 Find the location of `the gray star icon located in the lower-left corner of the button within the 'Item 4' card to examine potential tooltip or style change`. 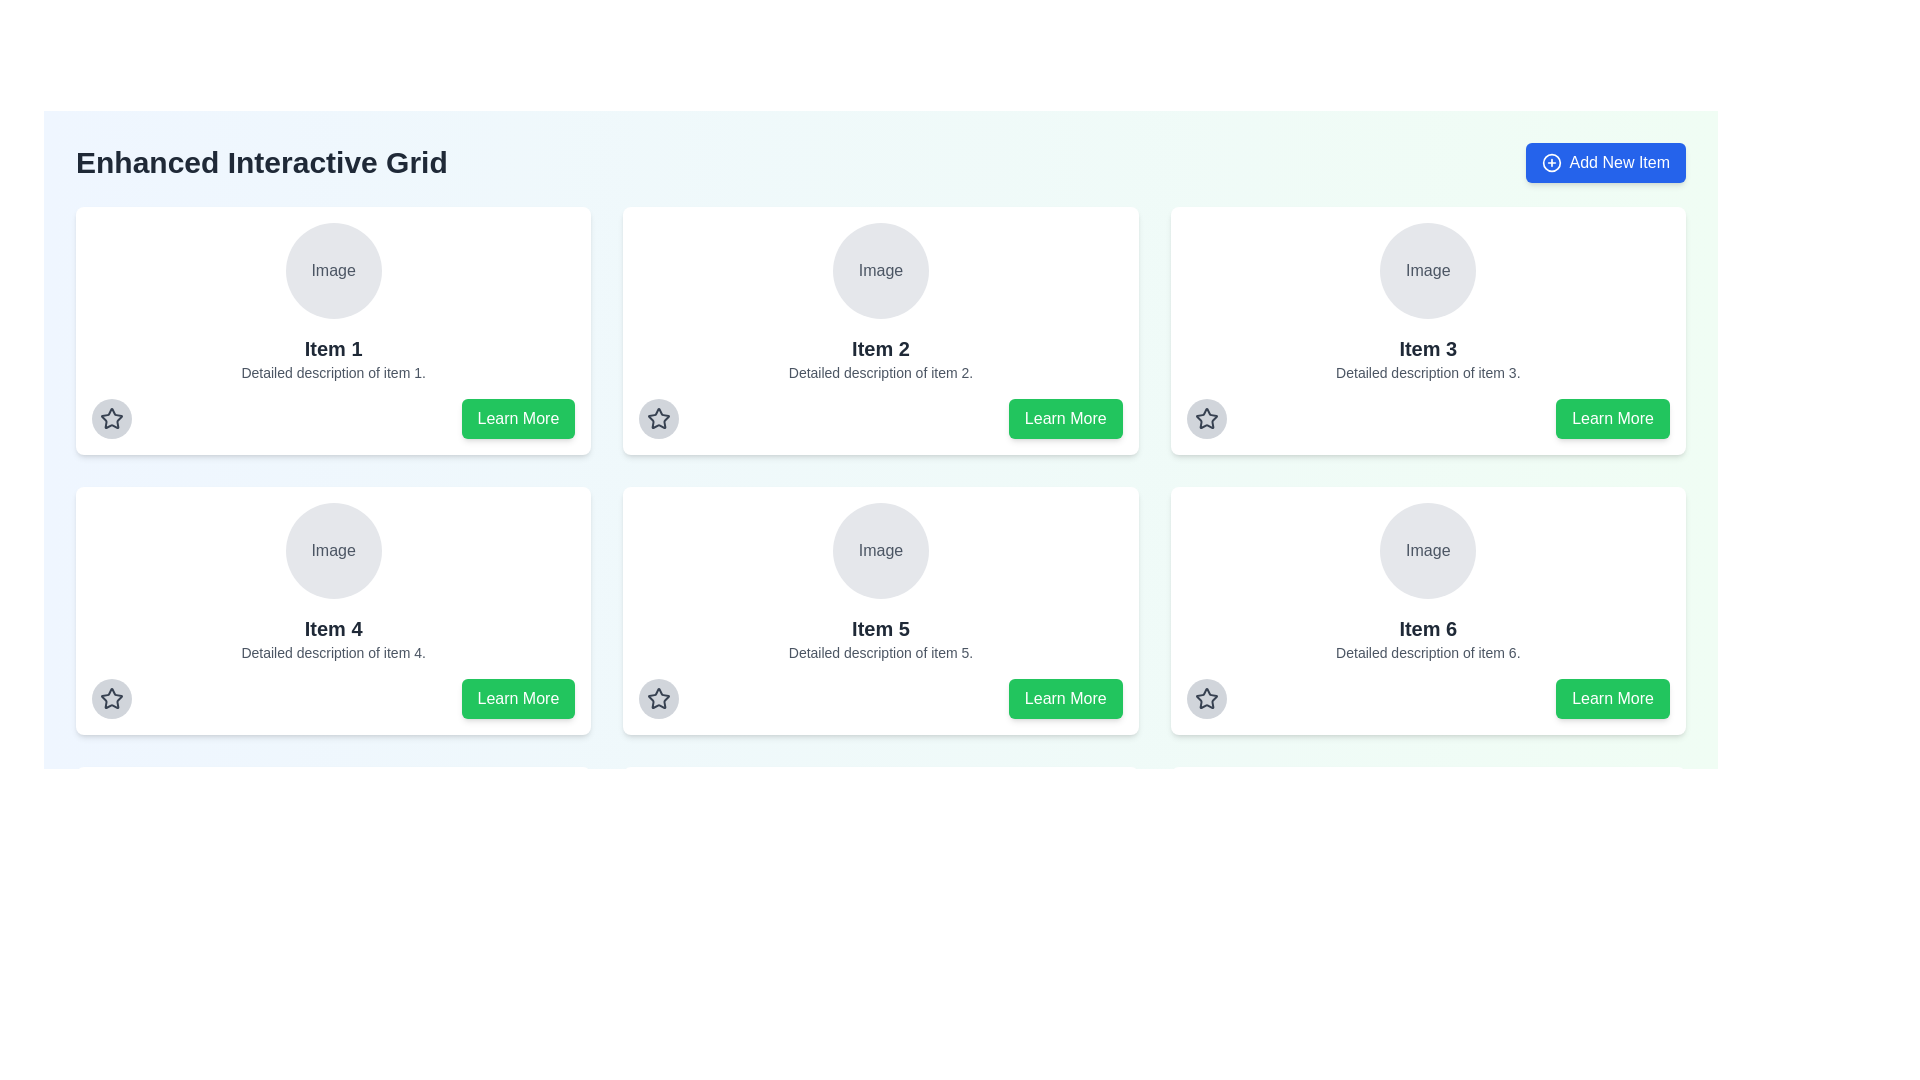

the gray star icon located in the lower-left corner of the button within the 'Item 4' card to examine potential tooltip or style change is located at coordinates (110, 697).